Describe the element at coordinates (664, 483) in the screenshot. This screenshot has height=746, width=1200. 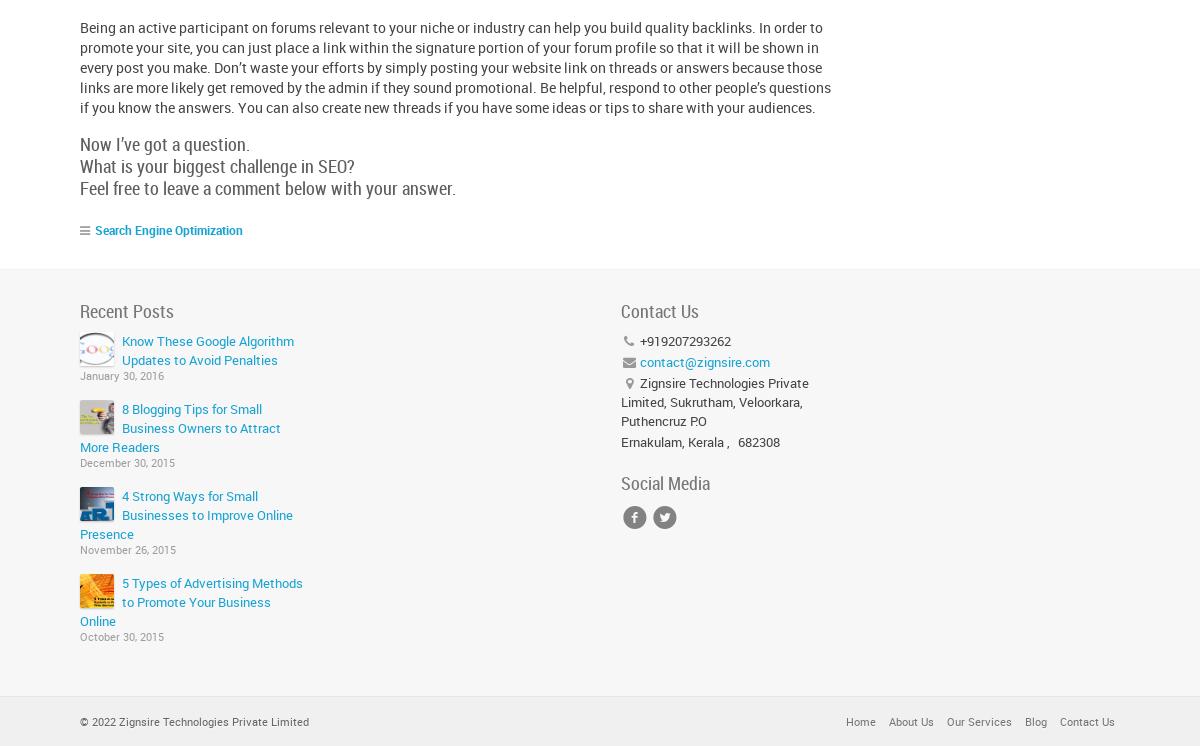
I see `'Social Media'` at that location.